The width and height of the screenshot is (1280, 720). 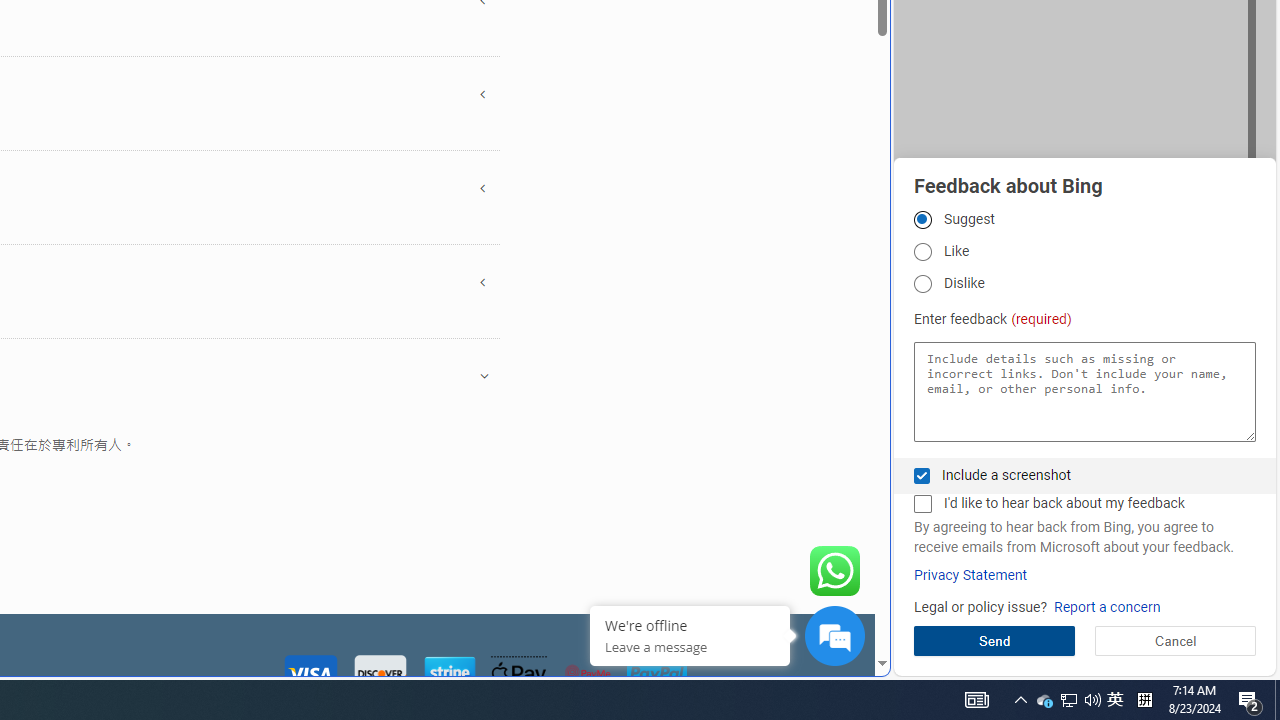 I want to click on 'Cancel', so click(x=1175, y=640).